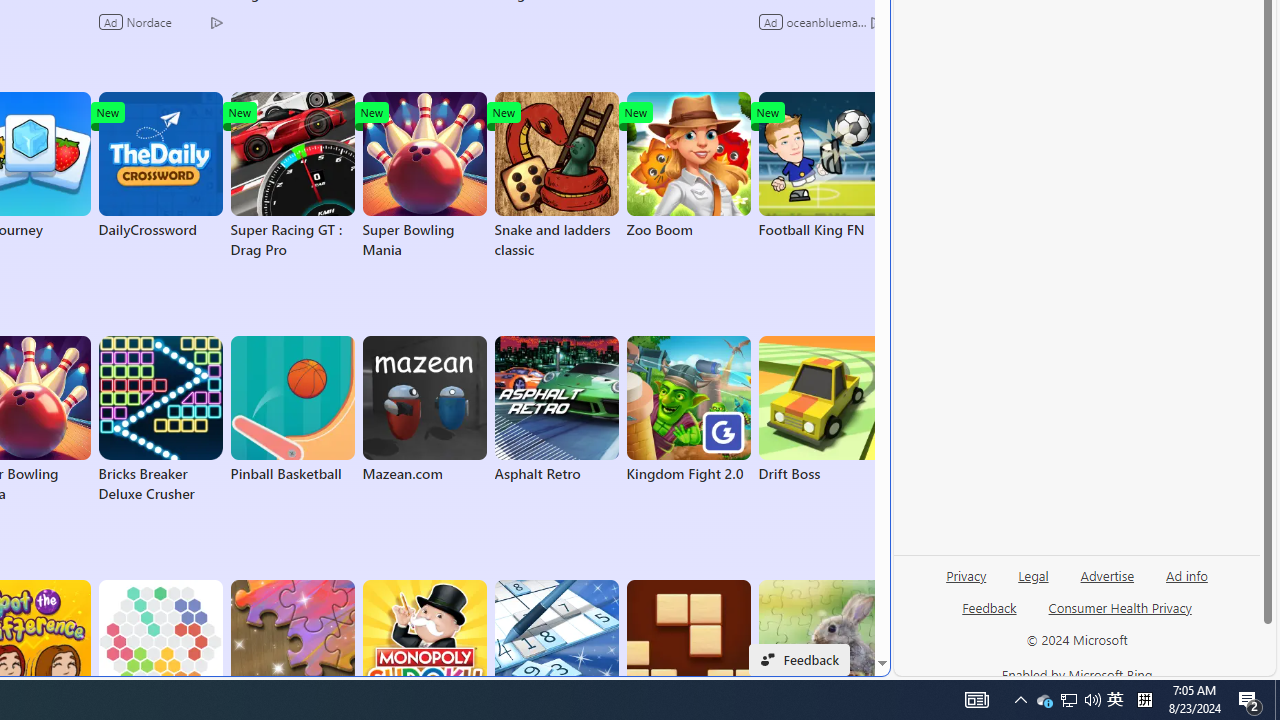  I want to click on 'Kingdom Fight 2.0', so click(688, 409).